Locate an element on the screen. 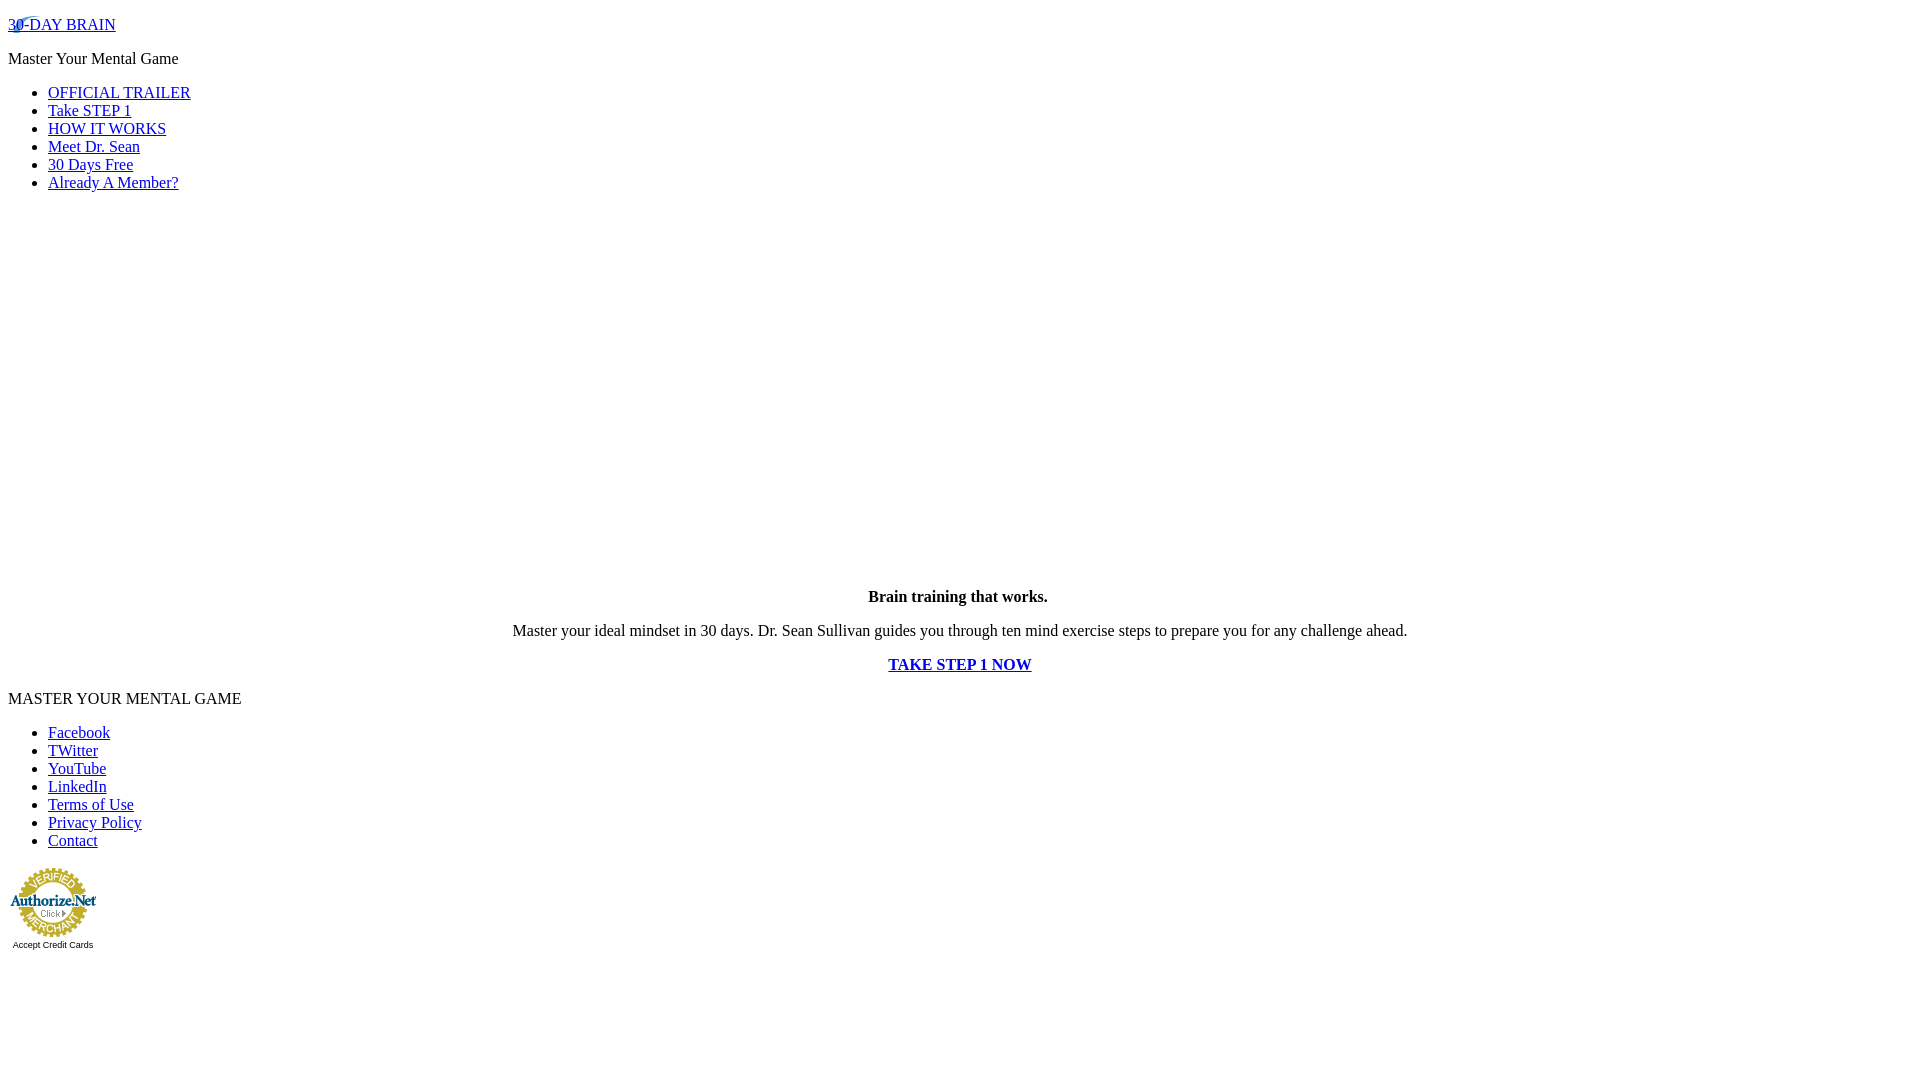  'HOW IT WORKS' is located at coordinates (48, 128).